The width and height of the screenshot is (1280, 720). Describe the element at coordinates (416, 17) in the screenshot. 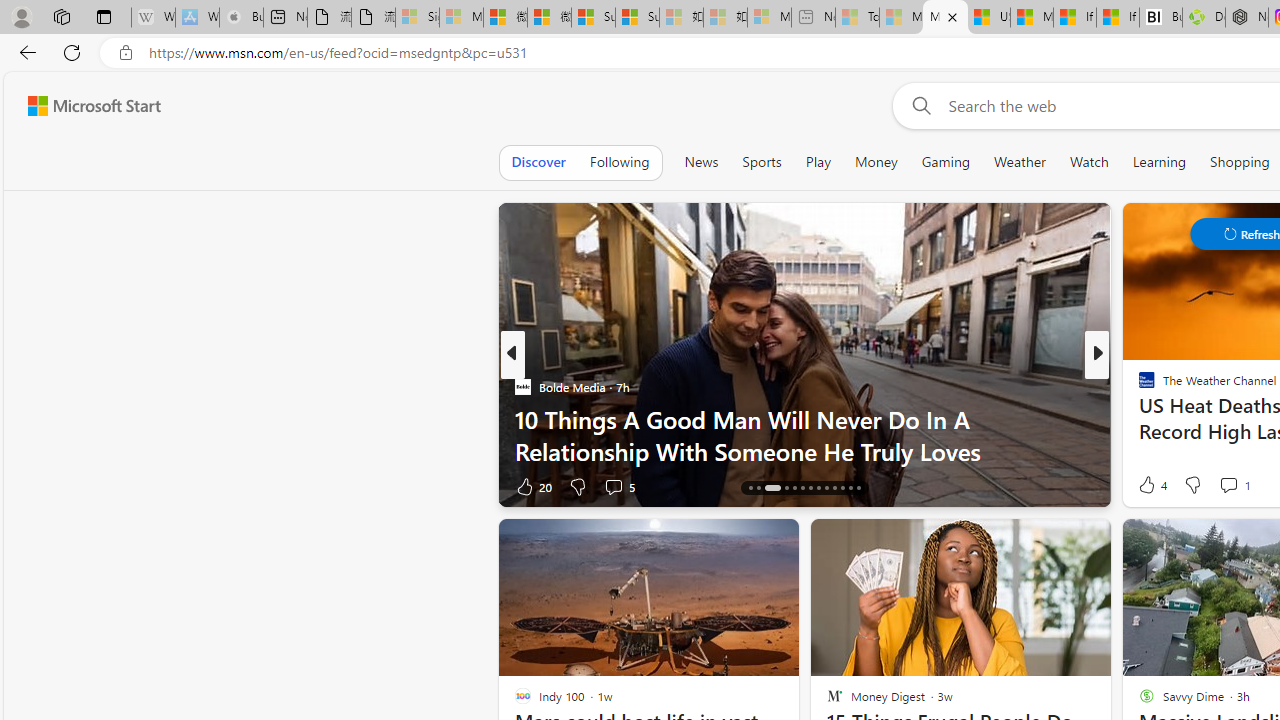

I see `'Sign in to your Microsoft account - Sleeping'` at that location.